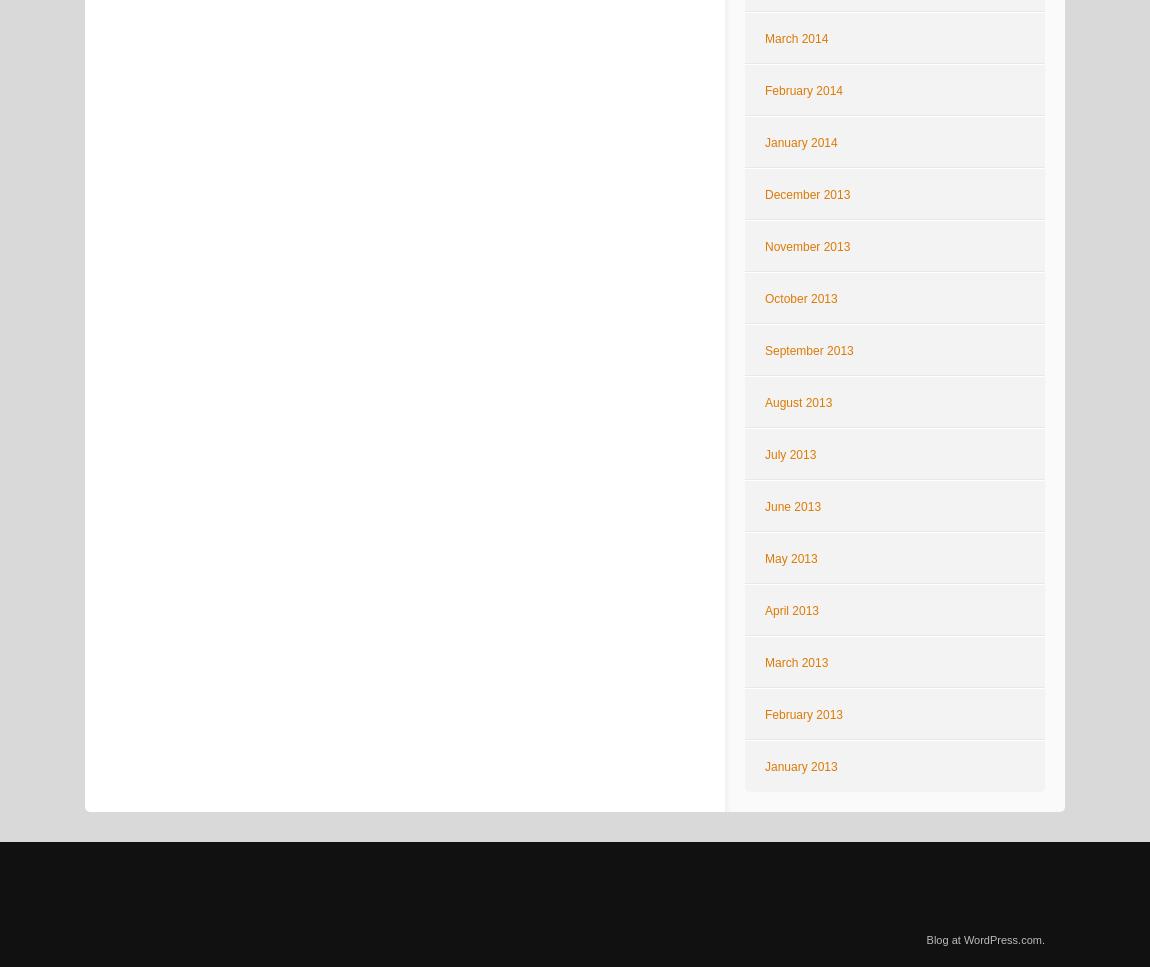 The image size is (1150, 967). What do you see at coordinates (795, 661) in the screenshot?
I see `'March 2013'` at bounding box center [795, 661].